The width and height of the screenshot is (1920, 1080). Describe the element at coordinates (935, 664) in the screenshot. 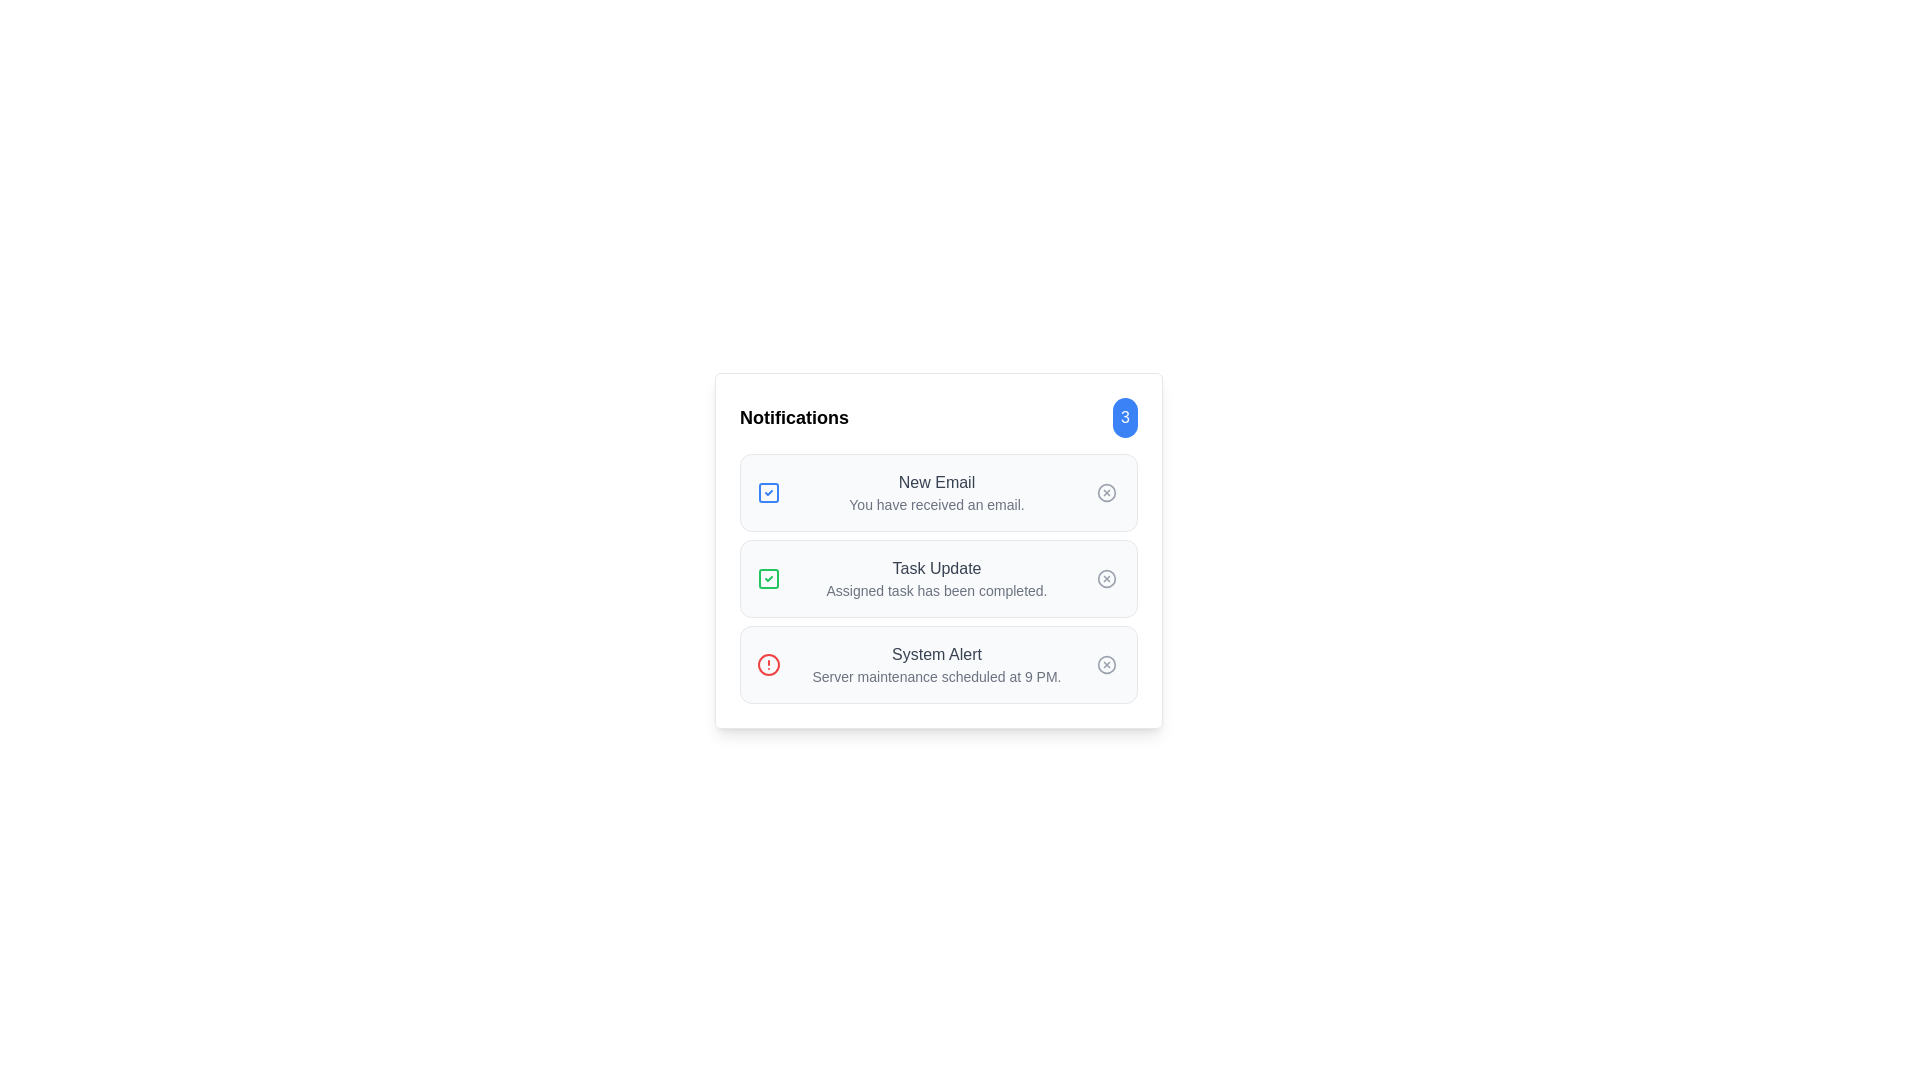

I see `the static text display that informs the user about an upcoming server maintenance event scheduled for 9 PM, located in the third position of the vertical notification list` at that location.